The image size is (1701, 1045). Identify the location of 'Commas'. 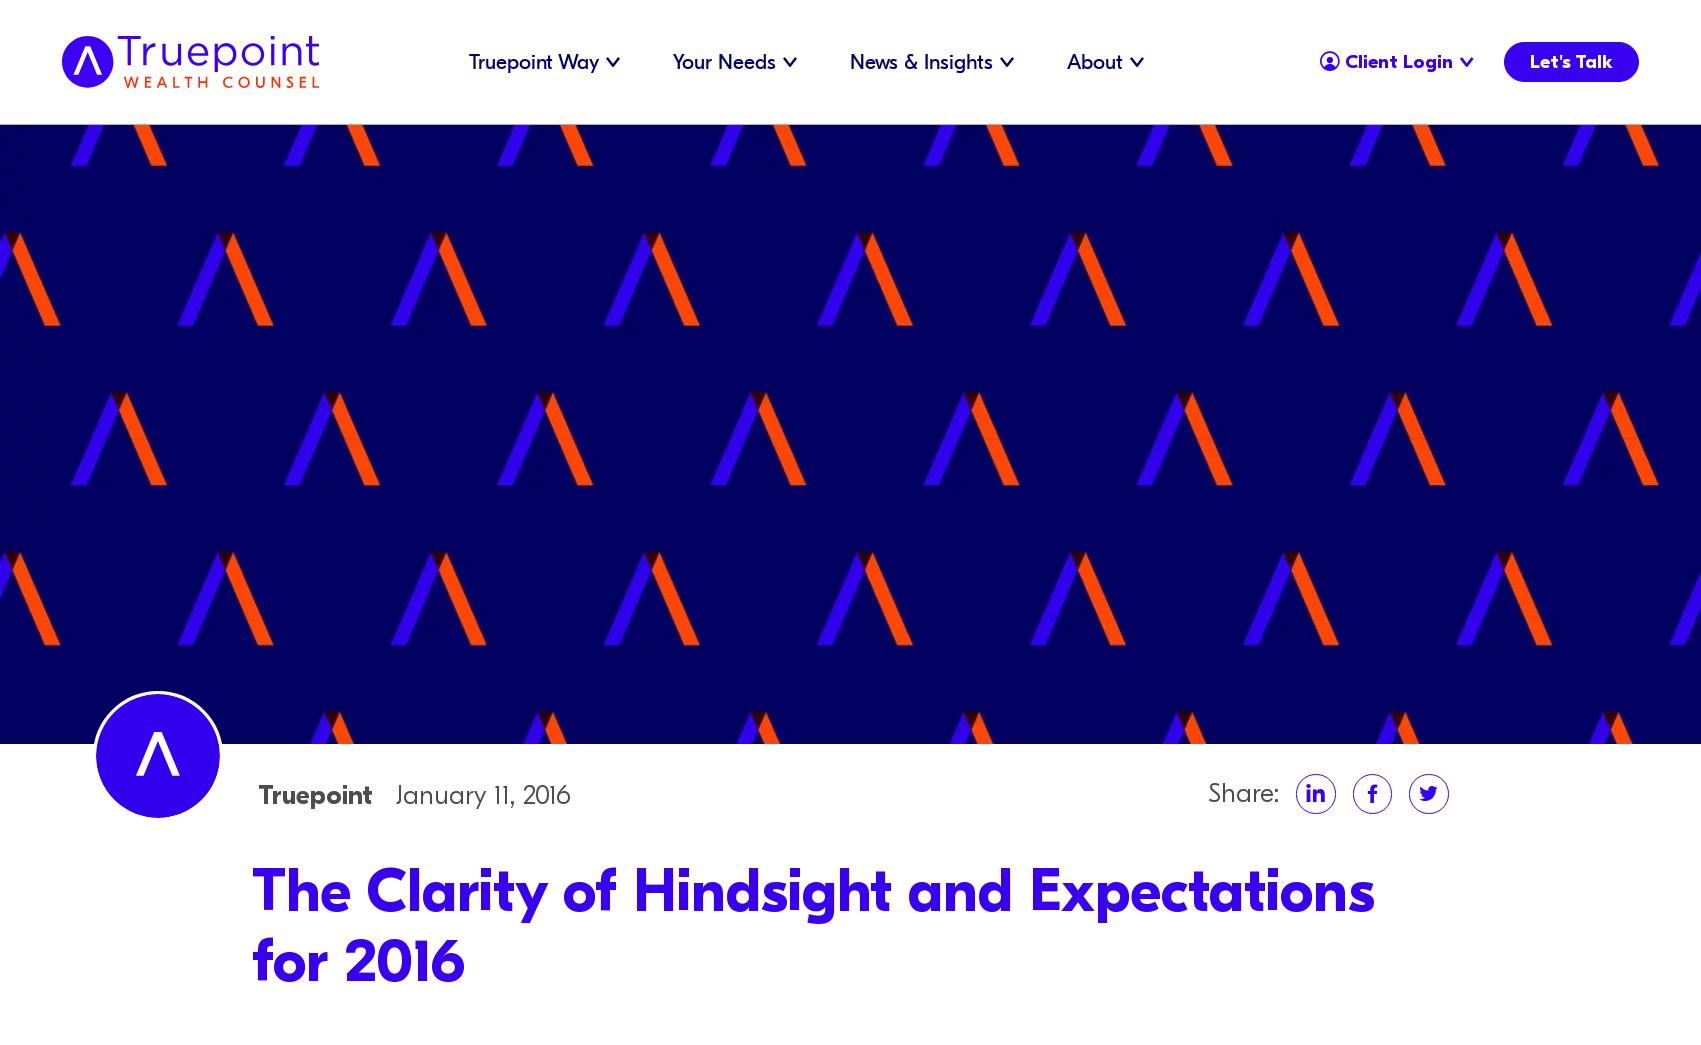
(647, 84).